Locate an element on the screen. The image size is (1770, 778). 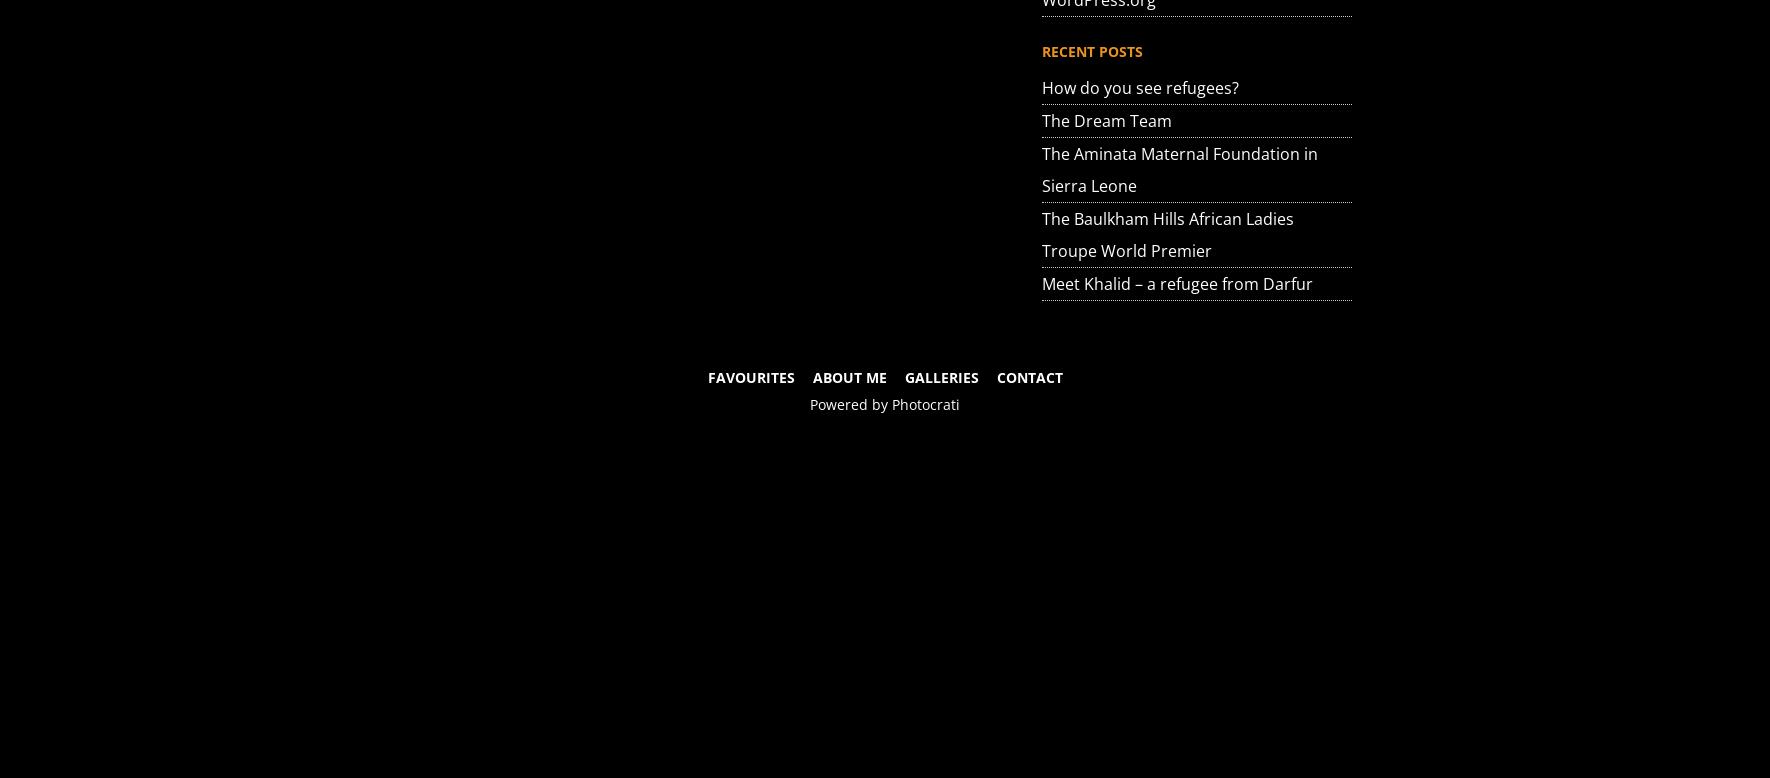
'Favourites' is located at coordinates (750, 376).